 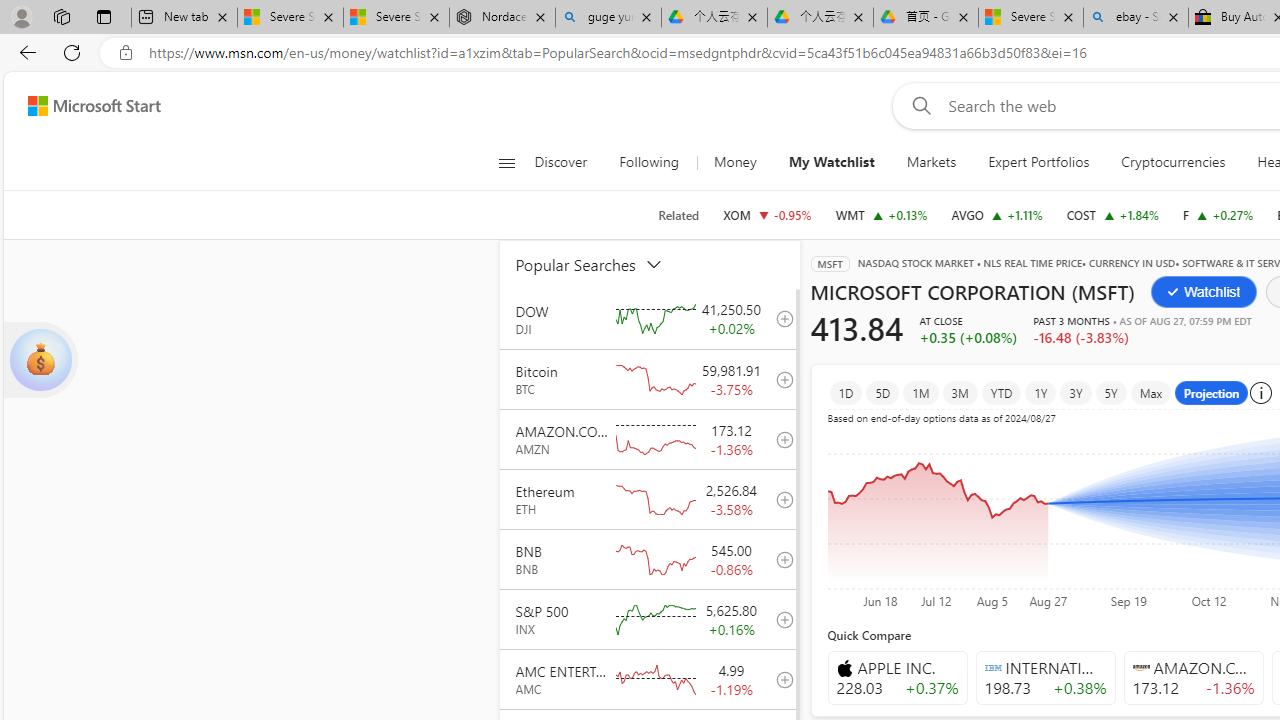 I want to click on 'Web search', so click(x=916, y=105).